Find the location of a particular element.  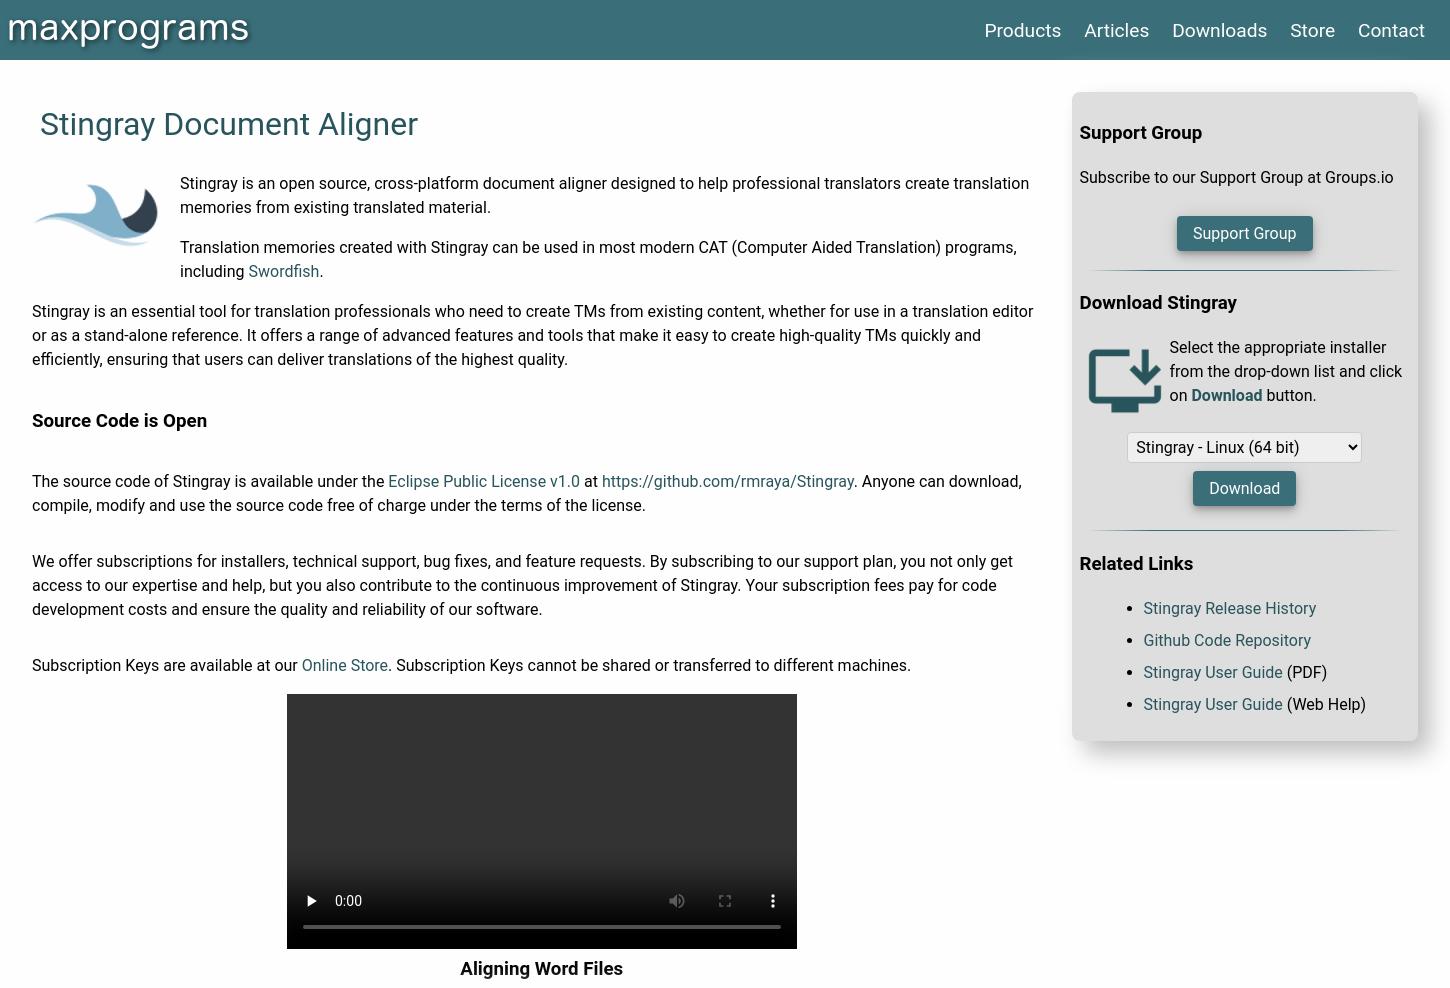

'. Anyone can download, compile,
                        modify and use the source code free of charge under the terms of the license.' is located at coordinates (32, 492).